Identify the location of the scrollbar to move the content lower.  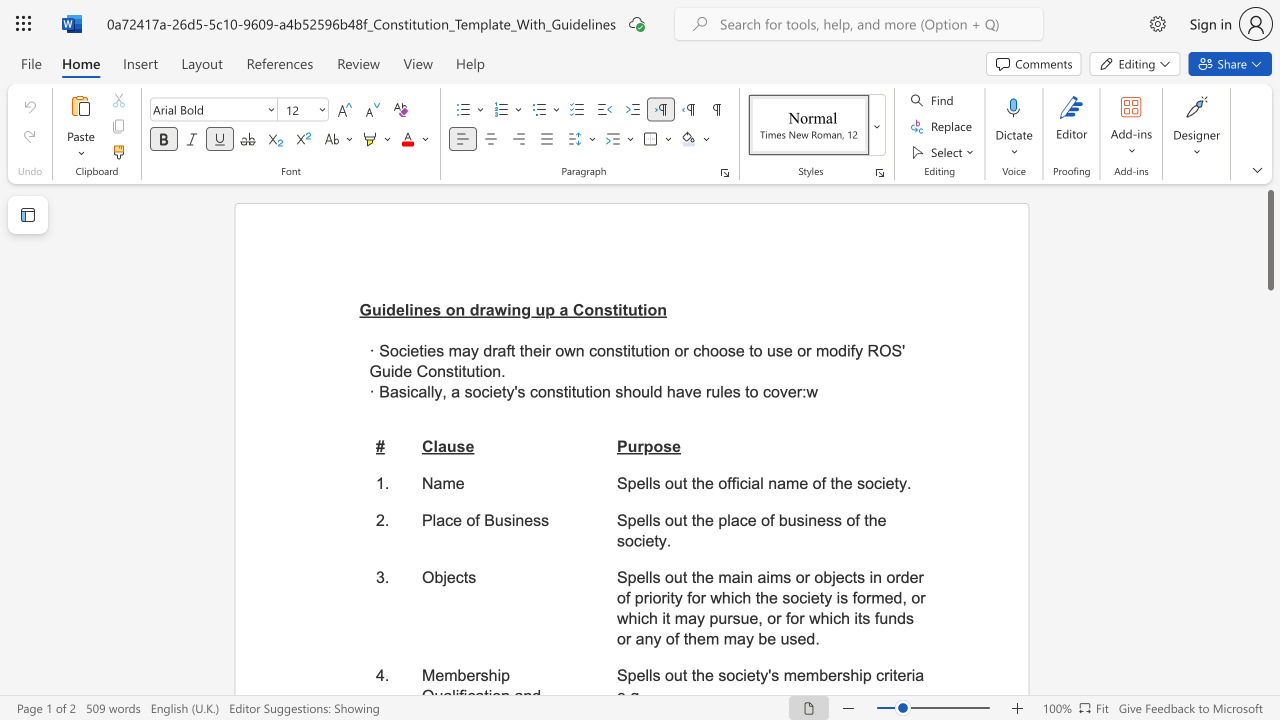
(1269, 418).